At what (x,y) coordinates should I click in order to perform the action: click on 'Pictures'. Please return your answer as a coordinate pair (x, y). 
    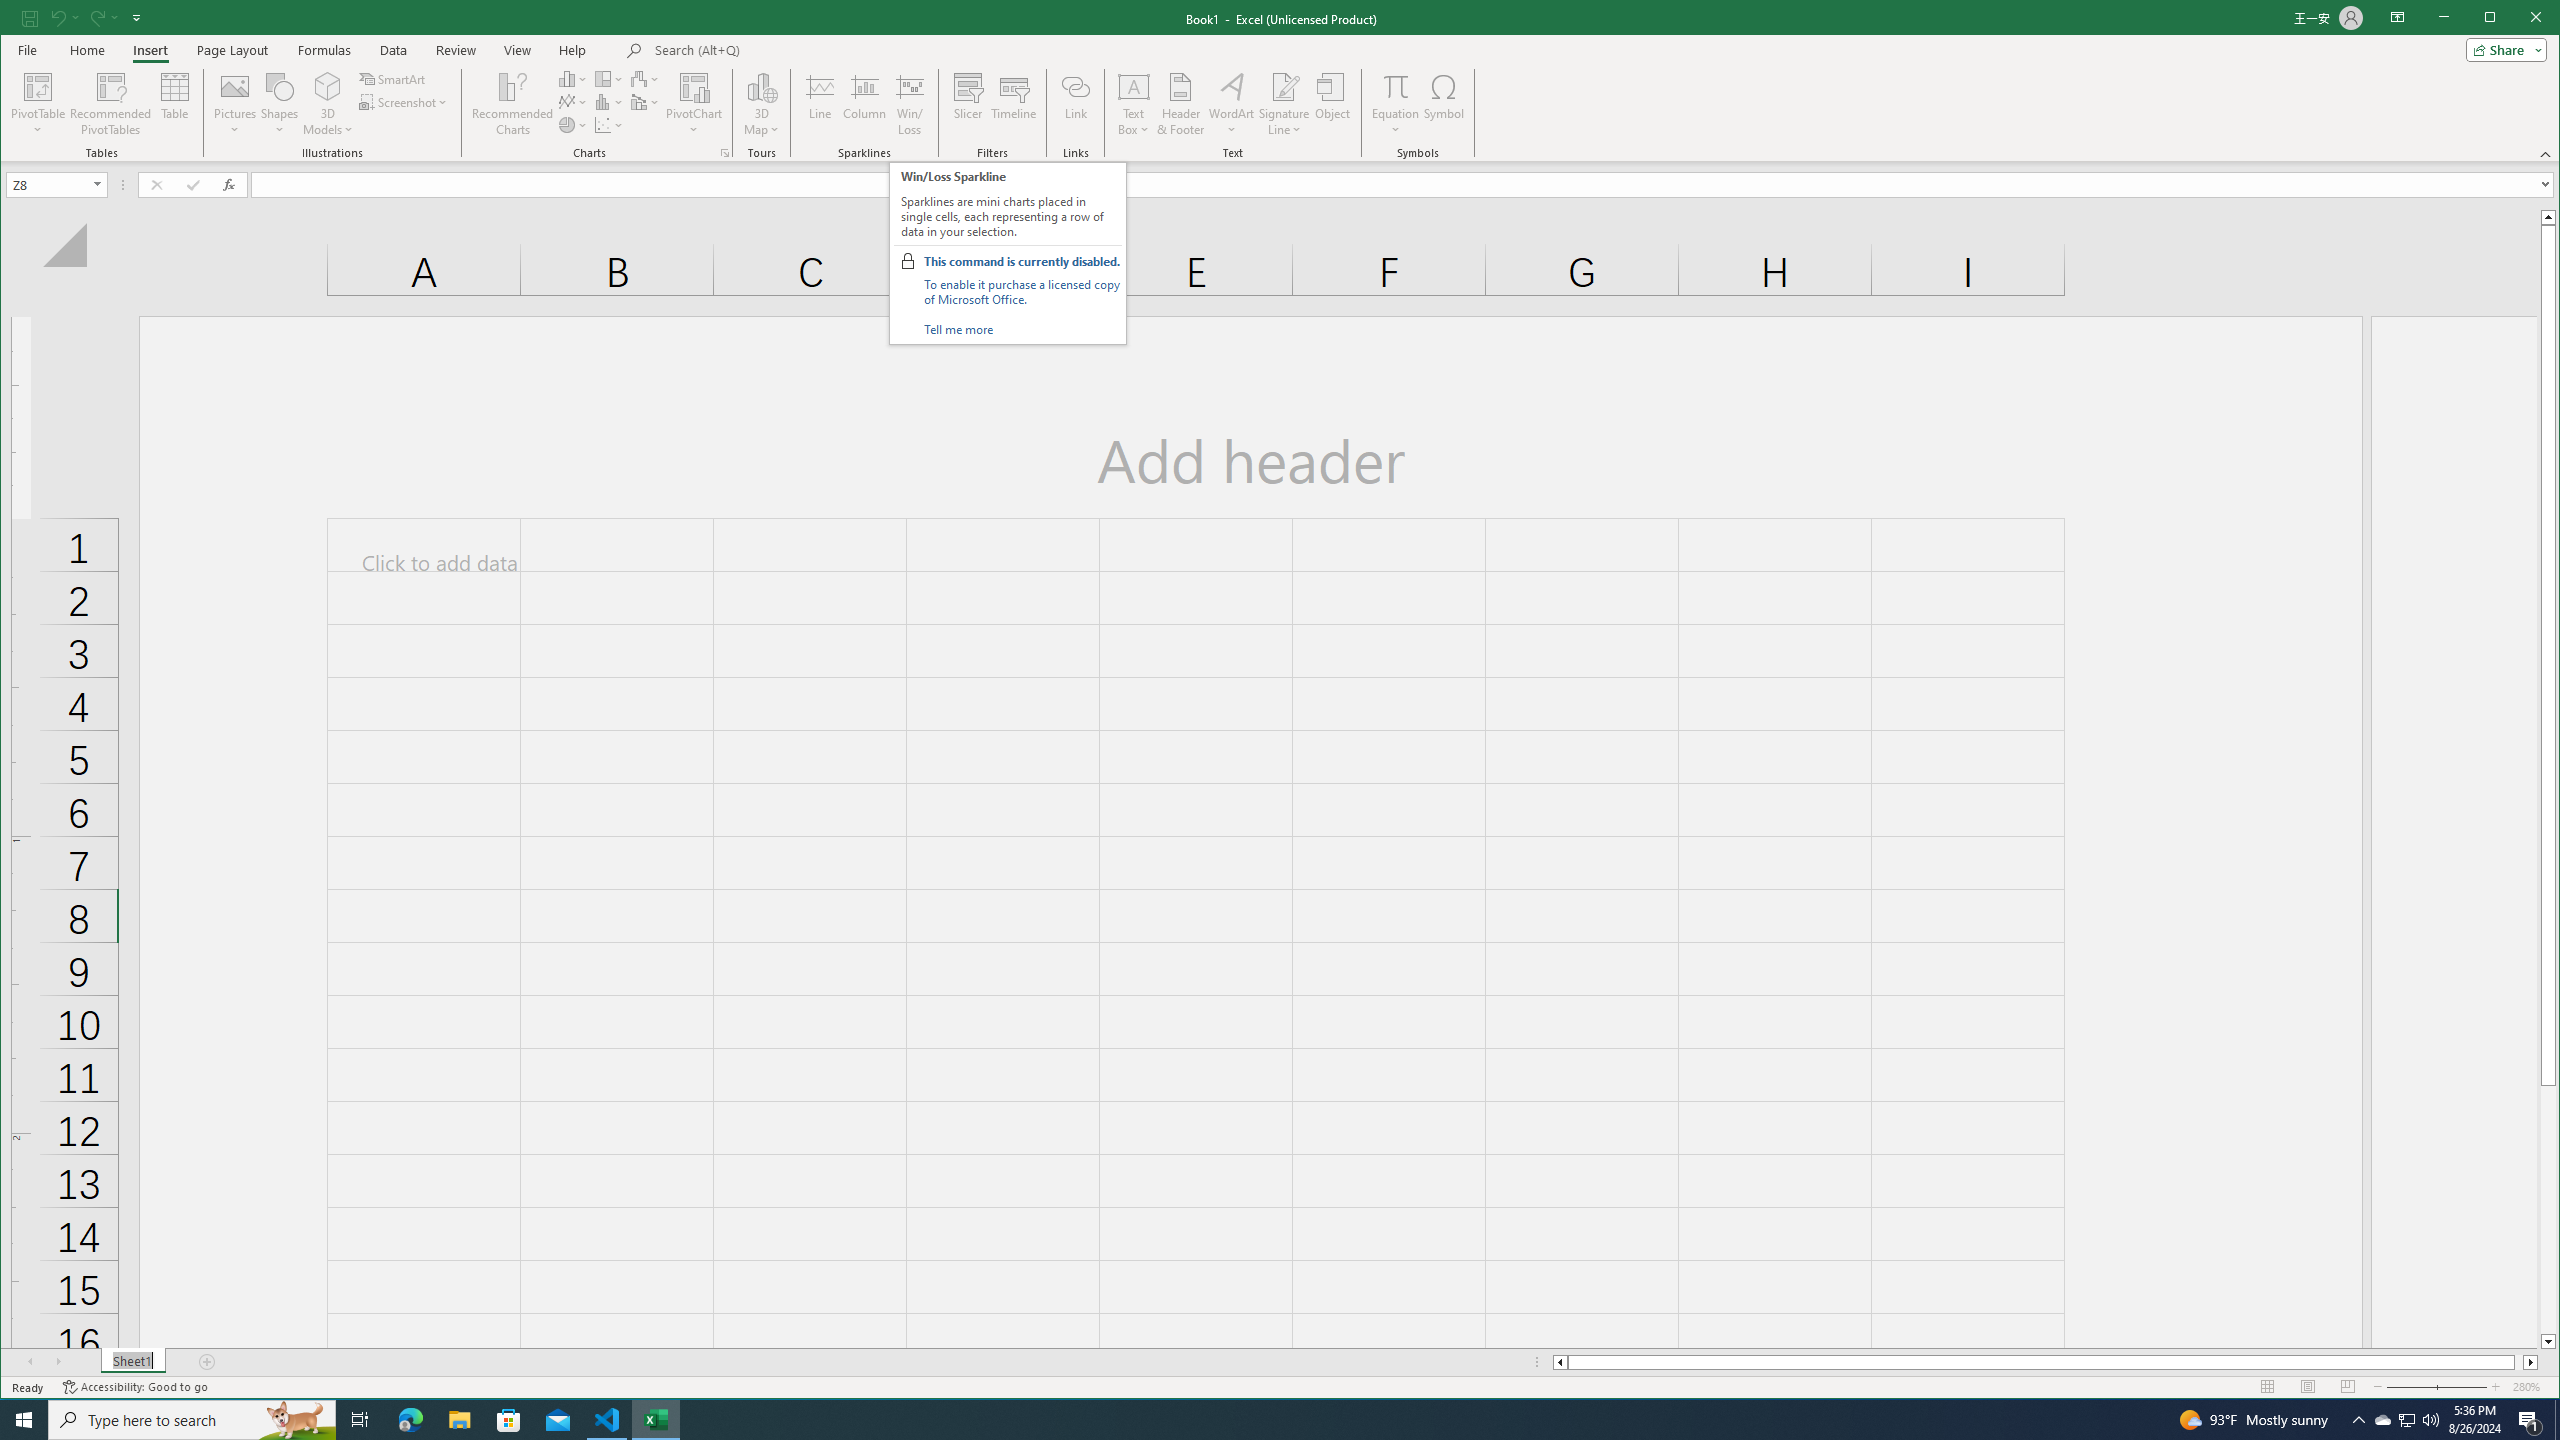
    Looking at the image, I should click on (235, 103).